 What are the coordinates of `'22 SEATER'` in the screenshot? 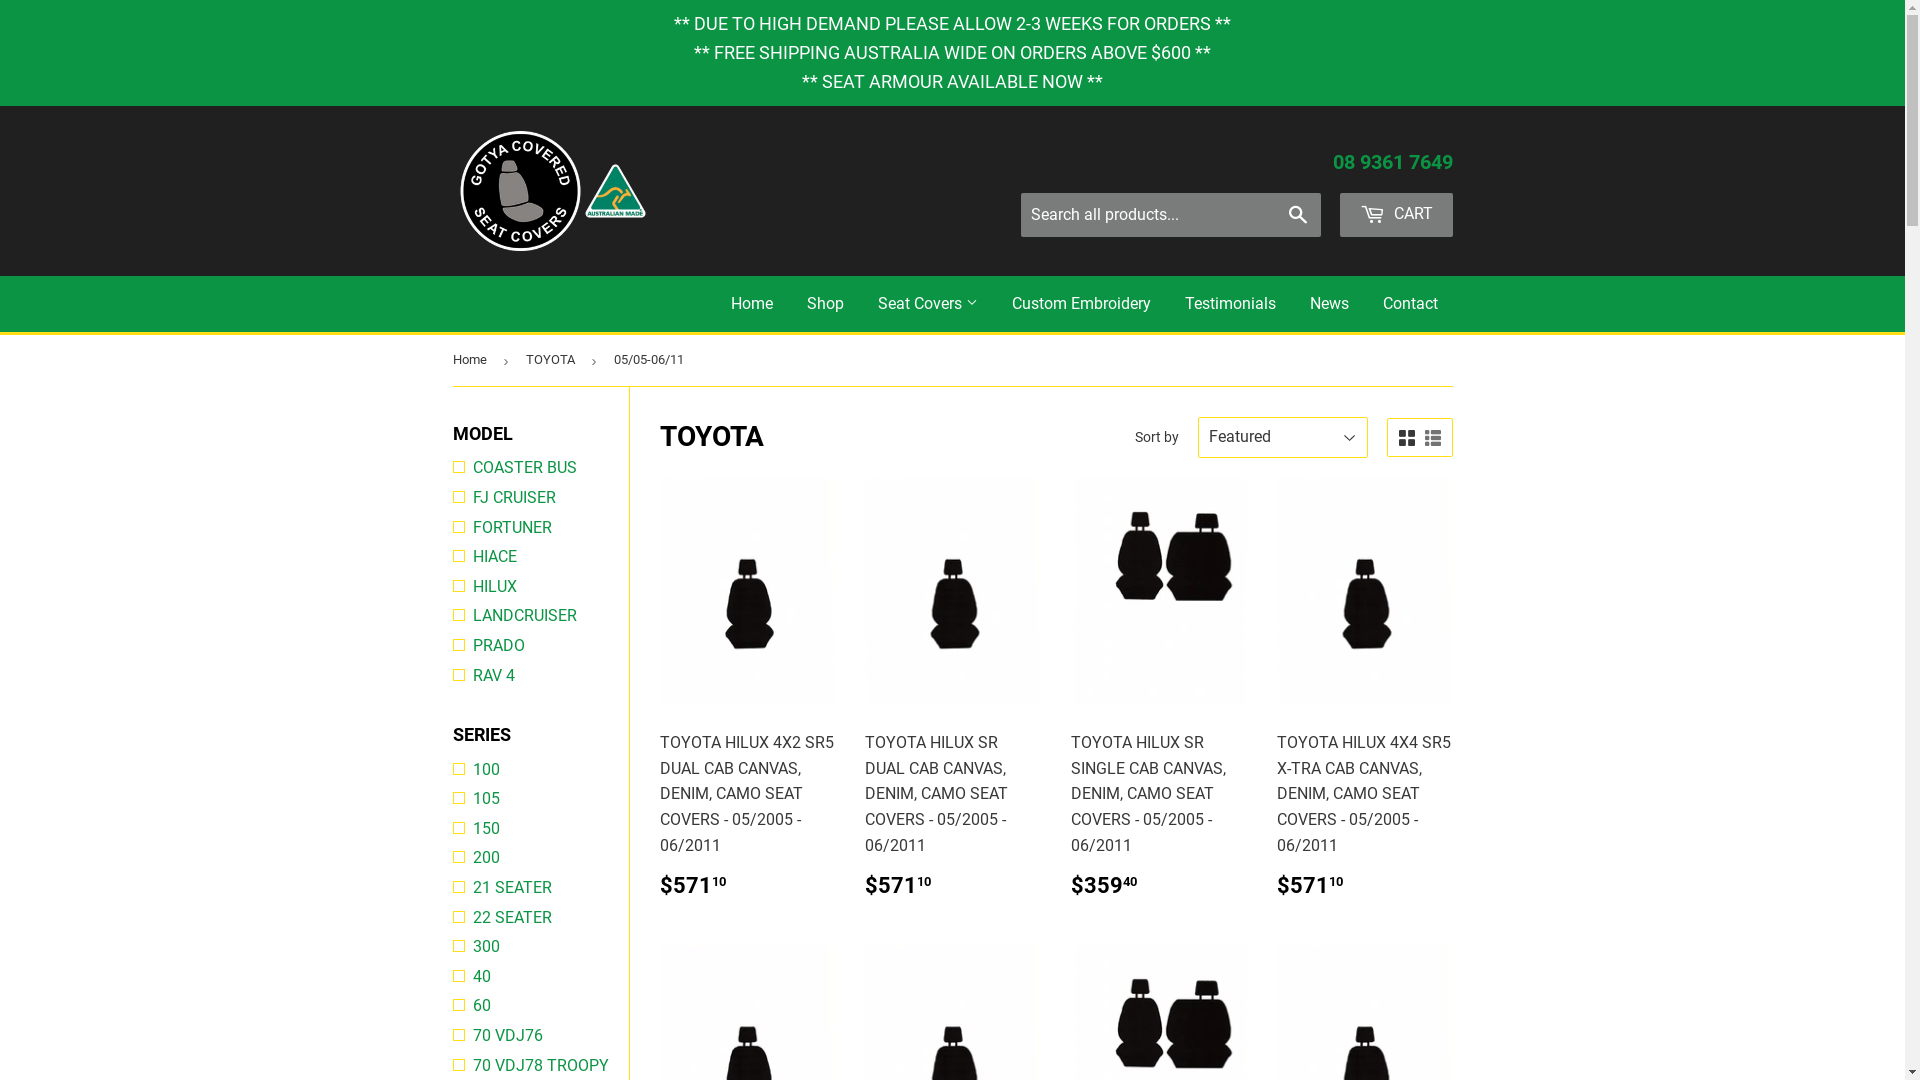 It's located at (539, 918).